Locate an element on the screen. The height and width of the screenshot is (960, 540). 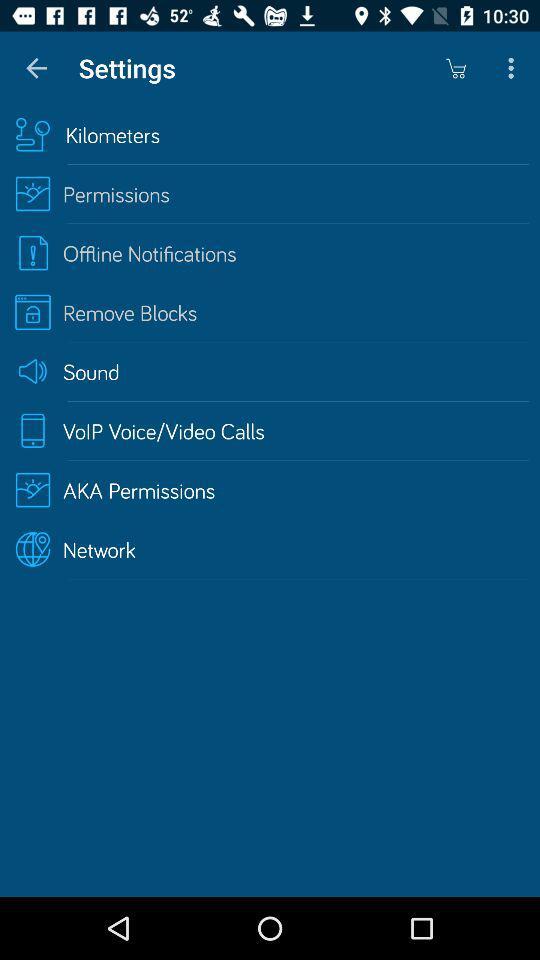
app next to settings is located at coordinates (36, 68).